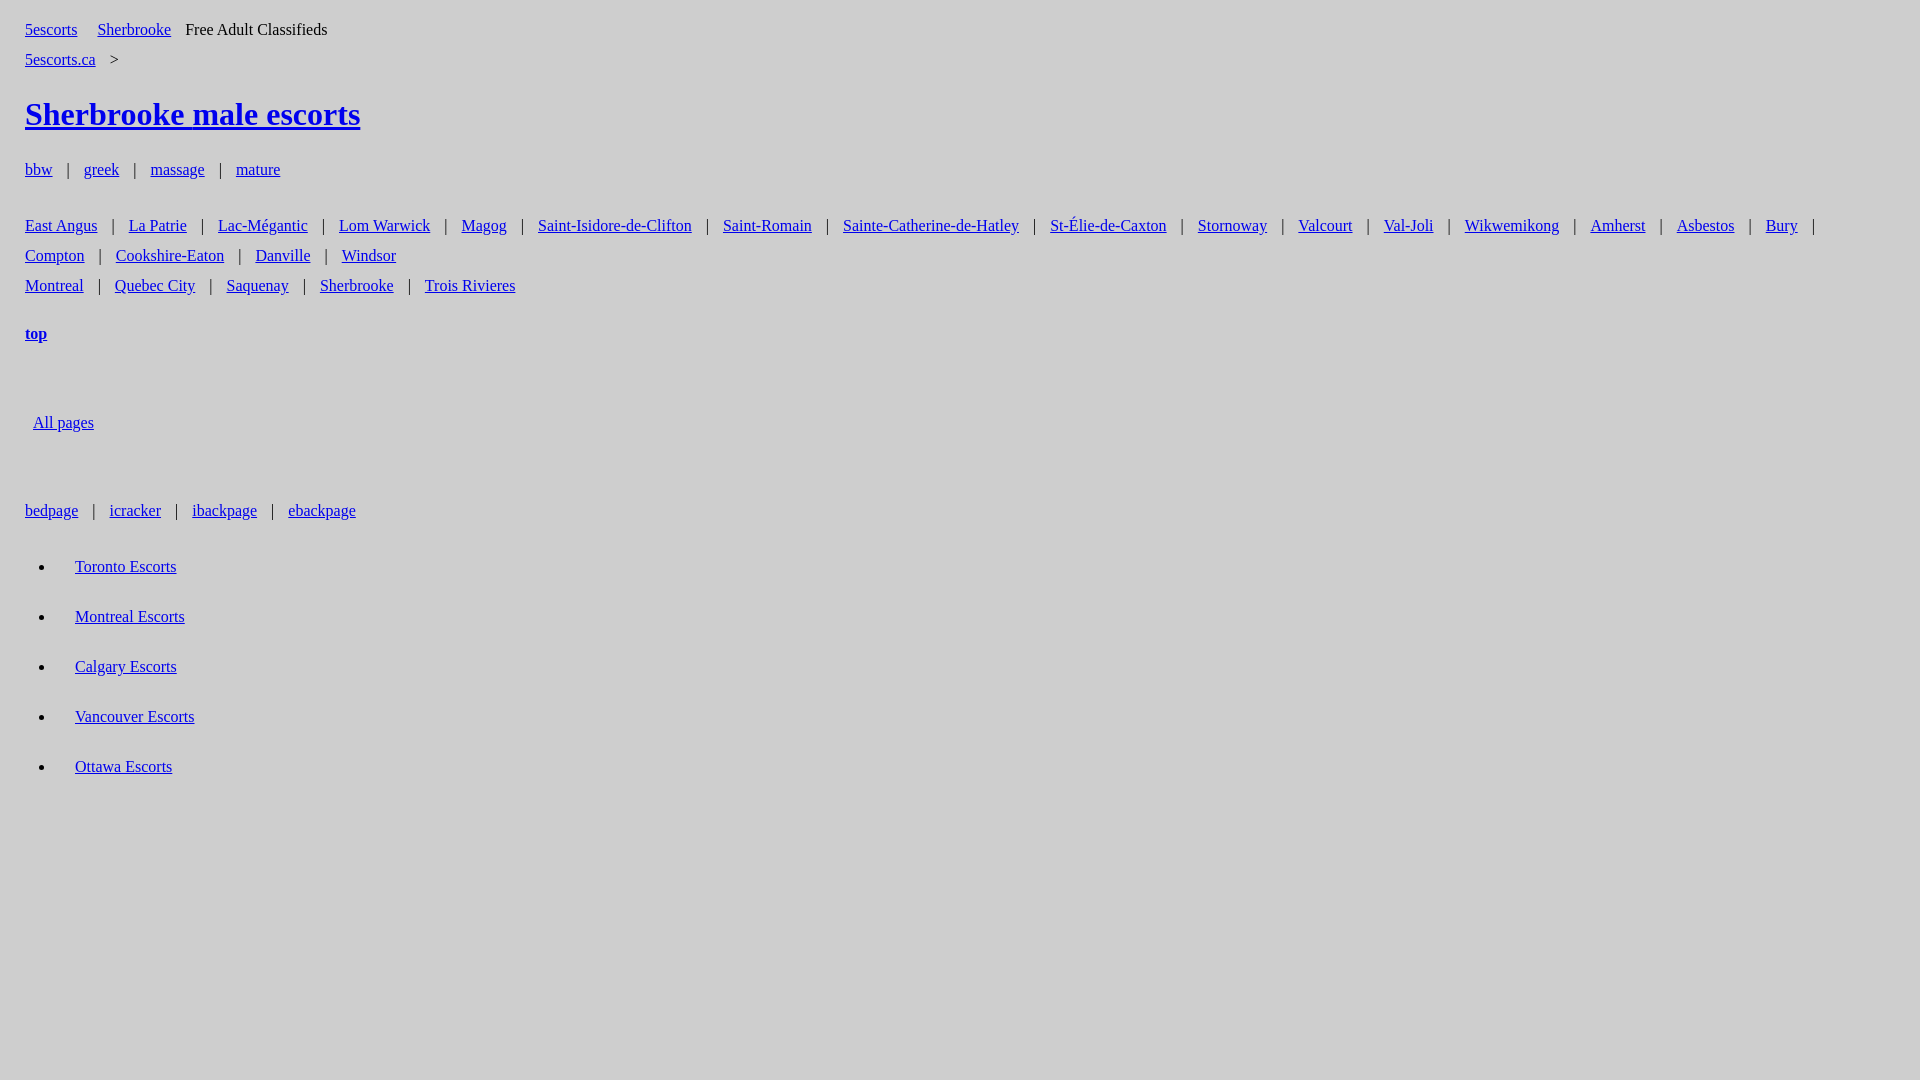  What do you see at coordinates (51, 509) in the screenshot?
I see `'bedpage'` at bounding box center [51, 509].